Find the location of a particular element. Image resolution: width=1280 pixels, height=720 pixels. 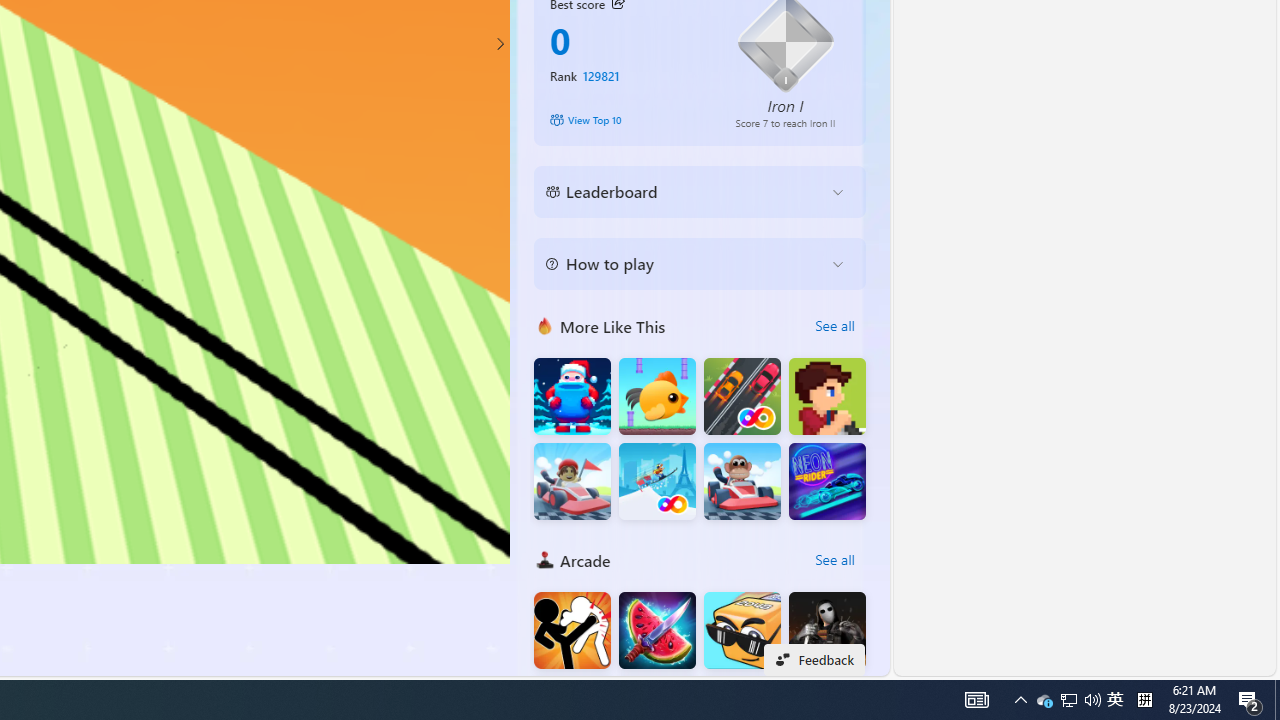

'Class: control' is located at coordinates (499, 43).